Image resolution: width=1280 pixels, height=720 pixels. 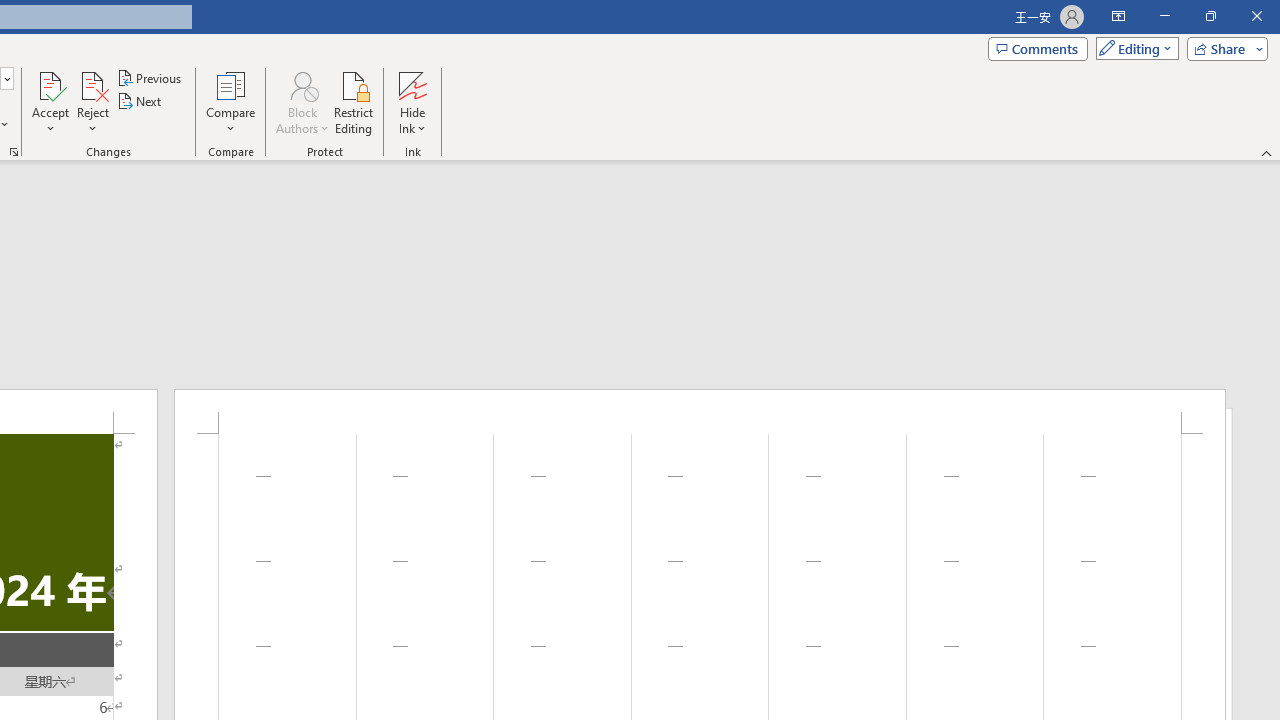 I want to click on 'Hide Ink', so click(x=411, y=103).